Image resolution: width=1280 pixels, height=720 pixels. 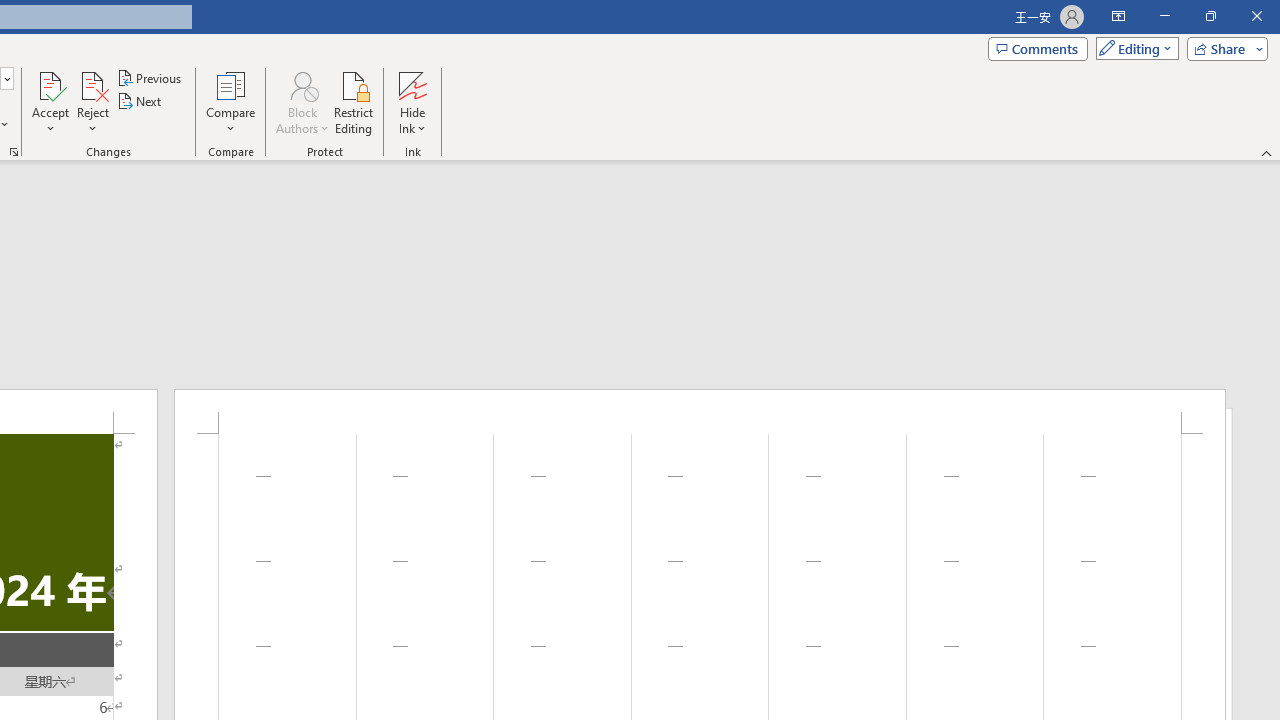 I want to click on 'Hide Ink', so click(x=411, y=103).